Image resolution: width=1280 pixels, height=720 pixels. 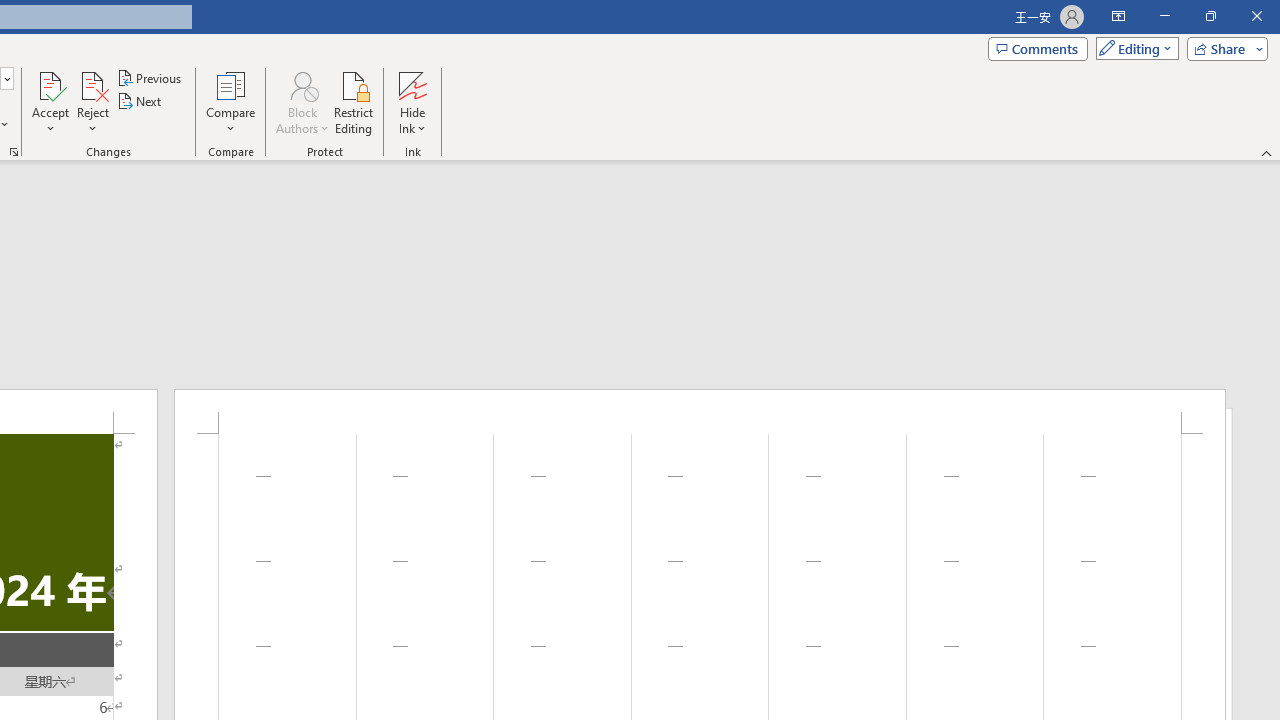 I want to click on 'Hide Ink', so click(x=411, y=103).